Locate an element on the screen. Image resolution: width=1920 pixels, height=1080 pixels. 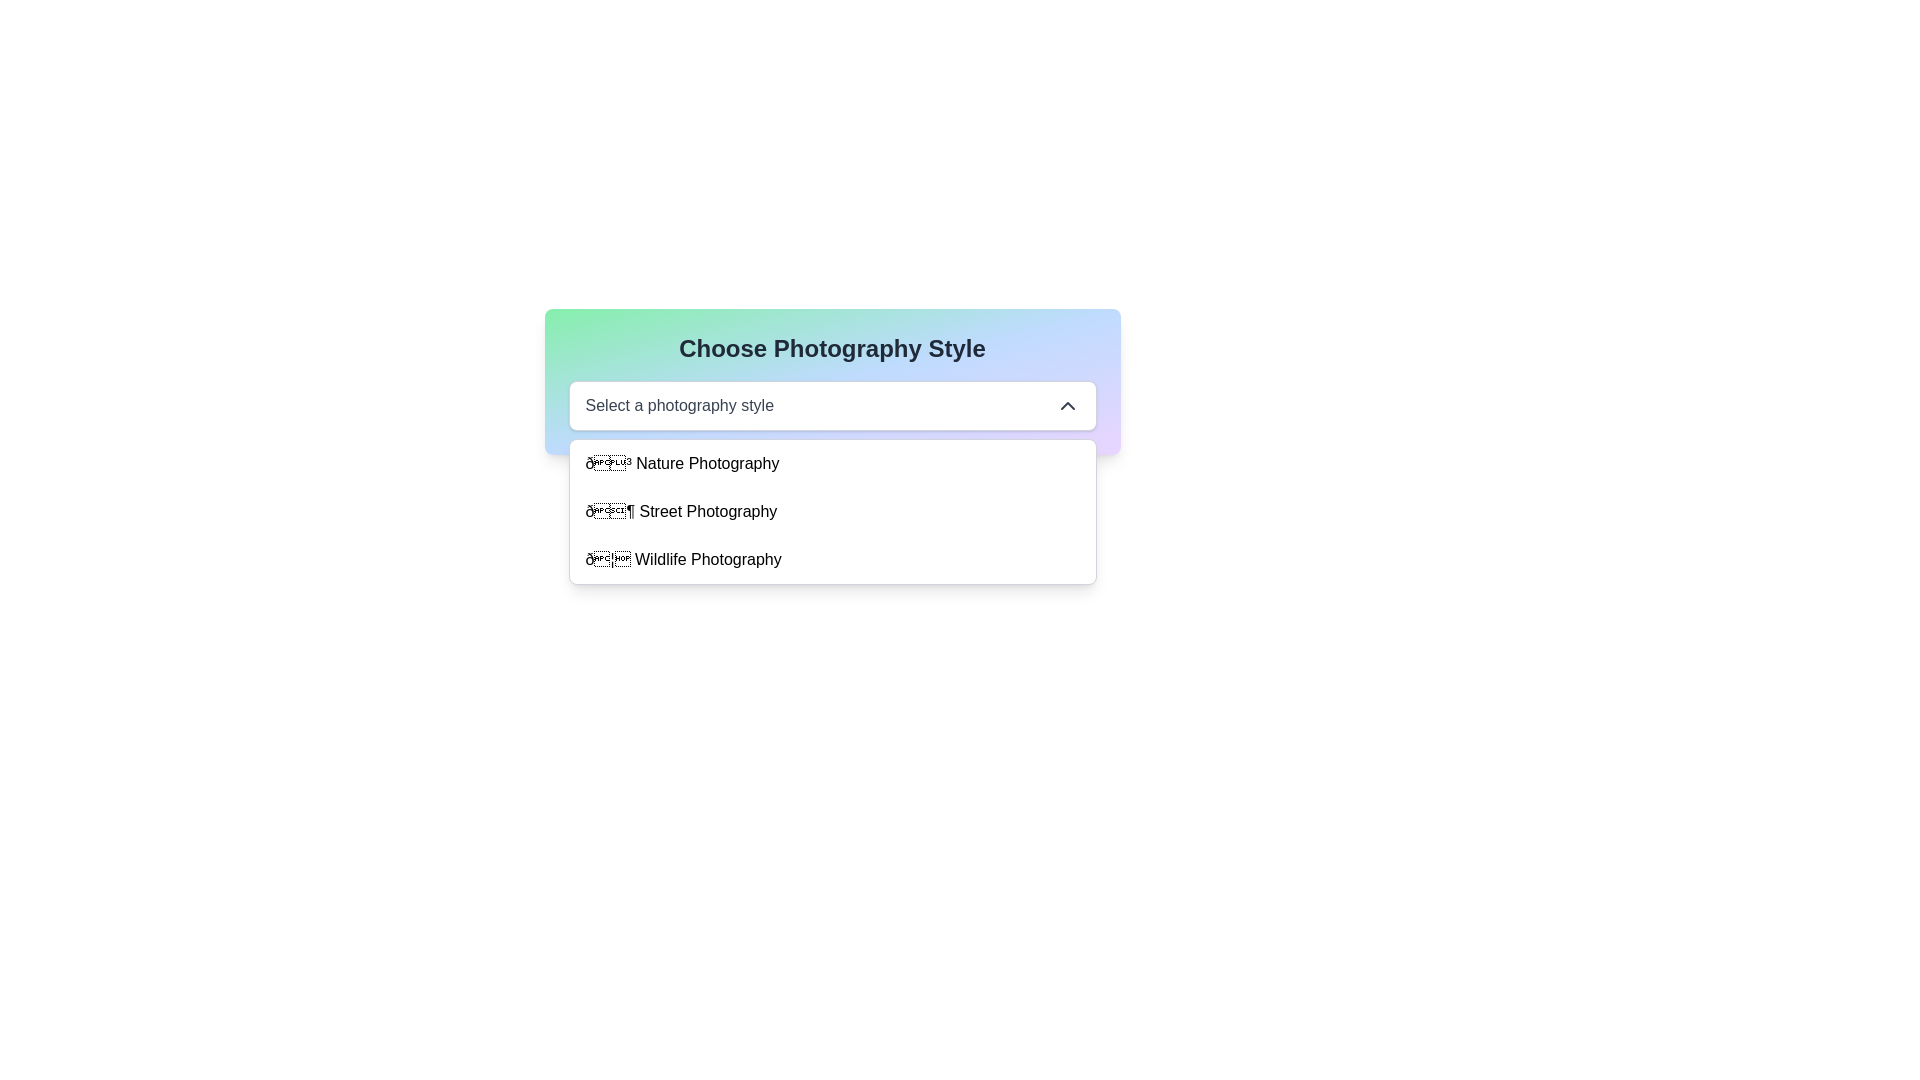
the dropdown option labeled '🦁 Wildlife Photography' is located at coordinates (683, 559).